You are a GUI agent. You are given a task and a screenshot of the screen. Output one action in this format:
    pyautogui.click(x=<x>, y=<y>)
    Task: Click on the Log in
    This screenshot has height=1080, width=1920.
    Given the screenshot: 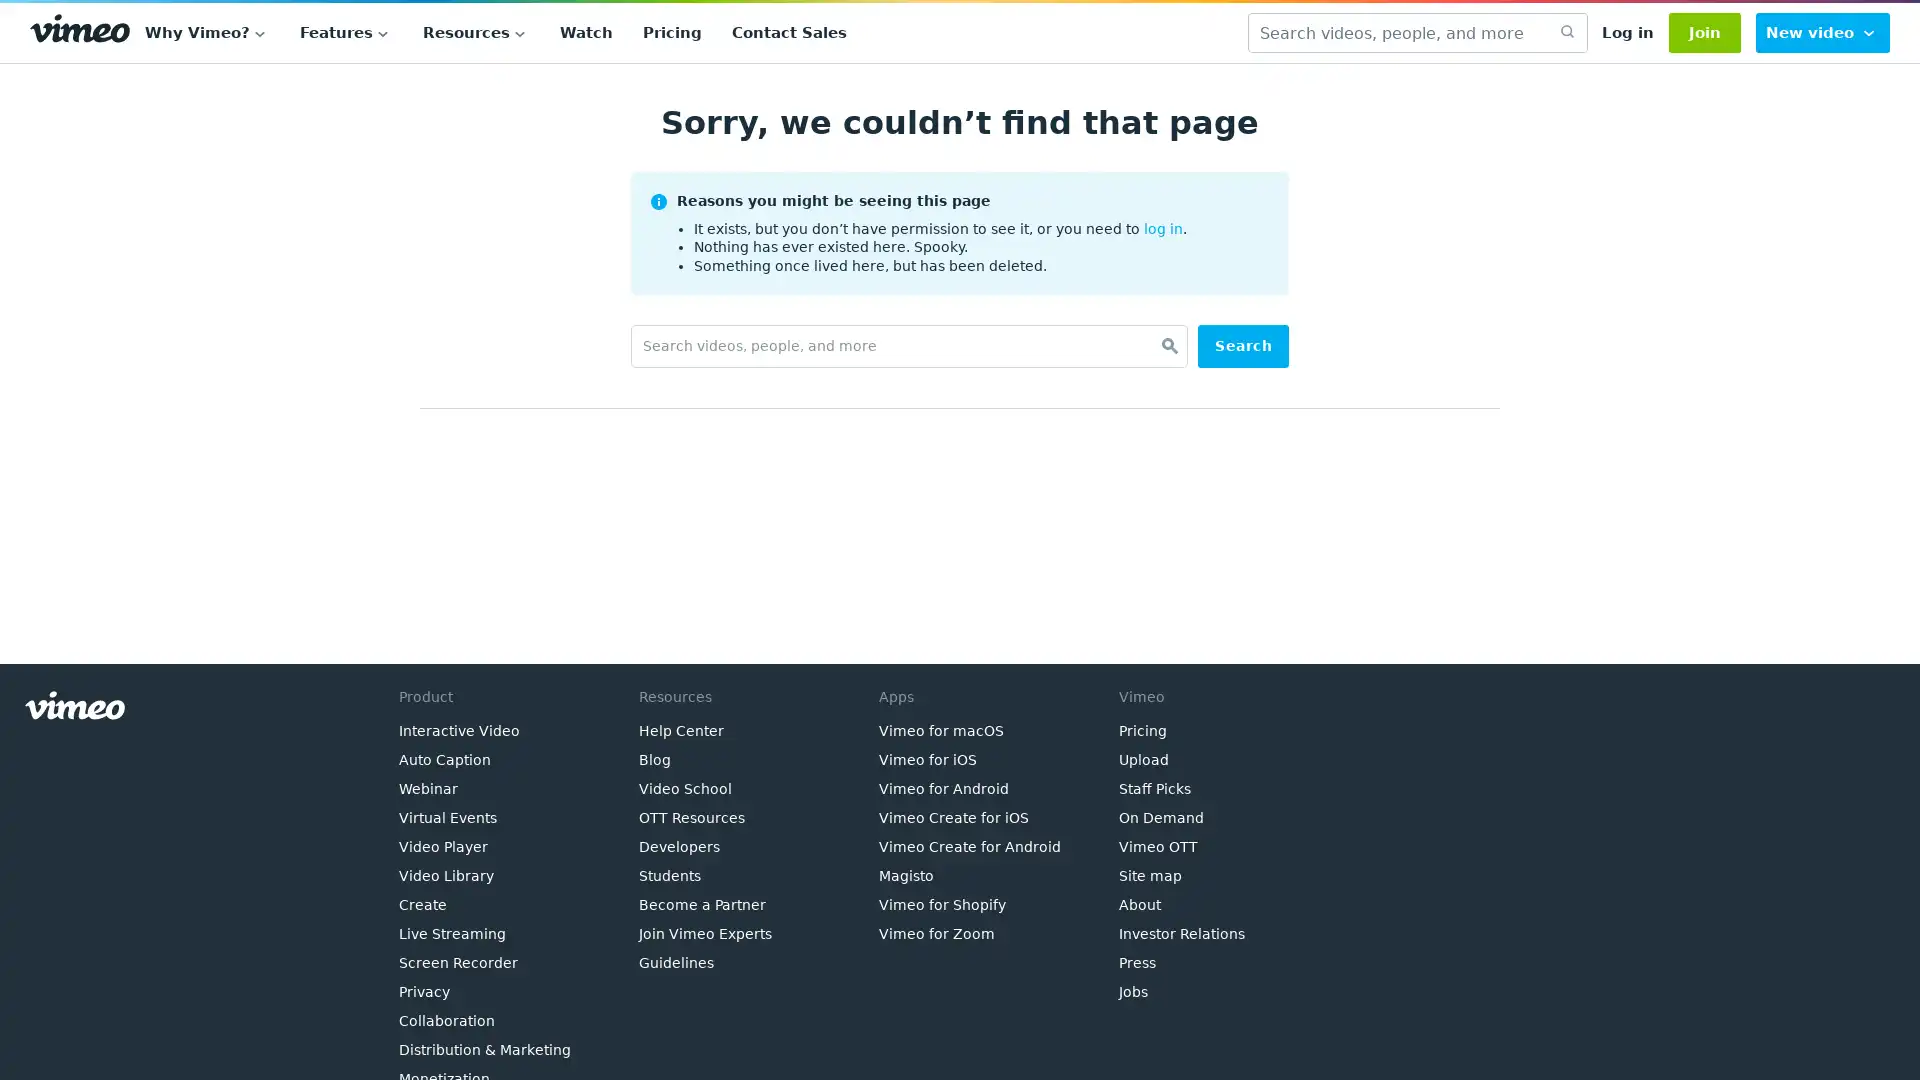 What is the action you would take?
    pyautogui.click(x=1627, y=33)
    